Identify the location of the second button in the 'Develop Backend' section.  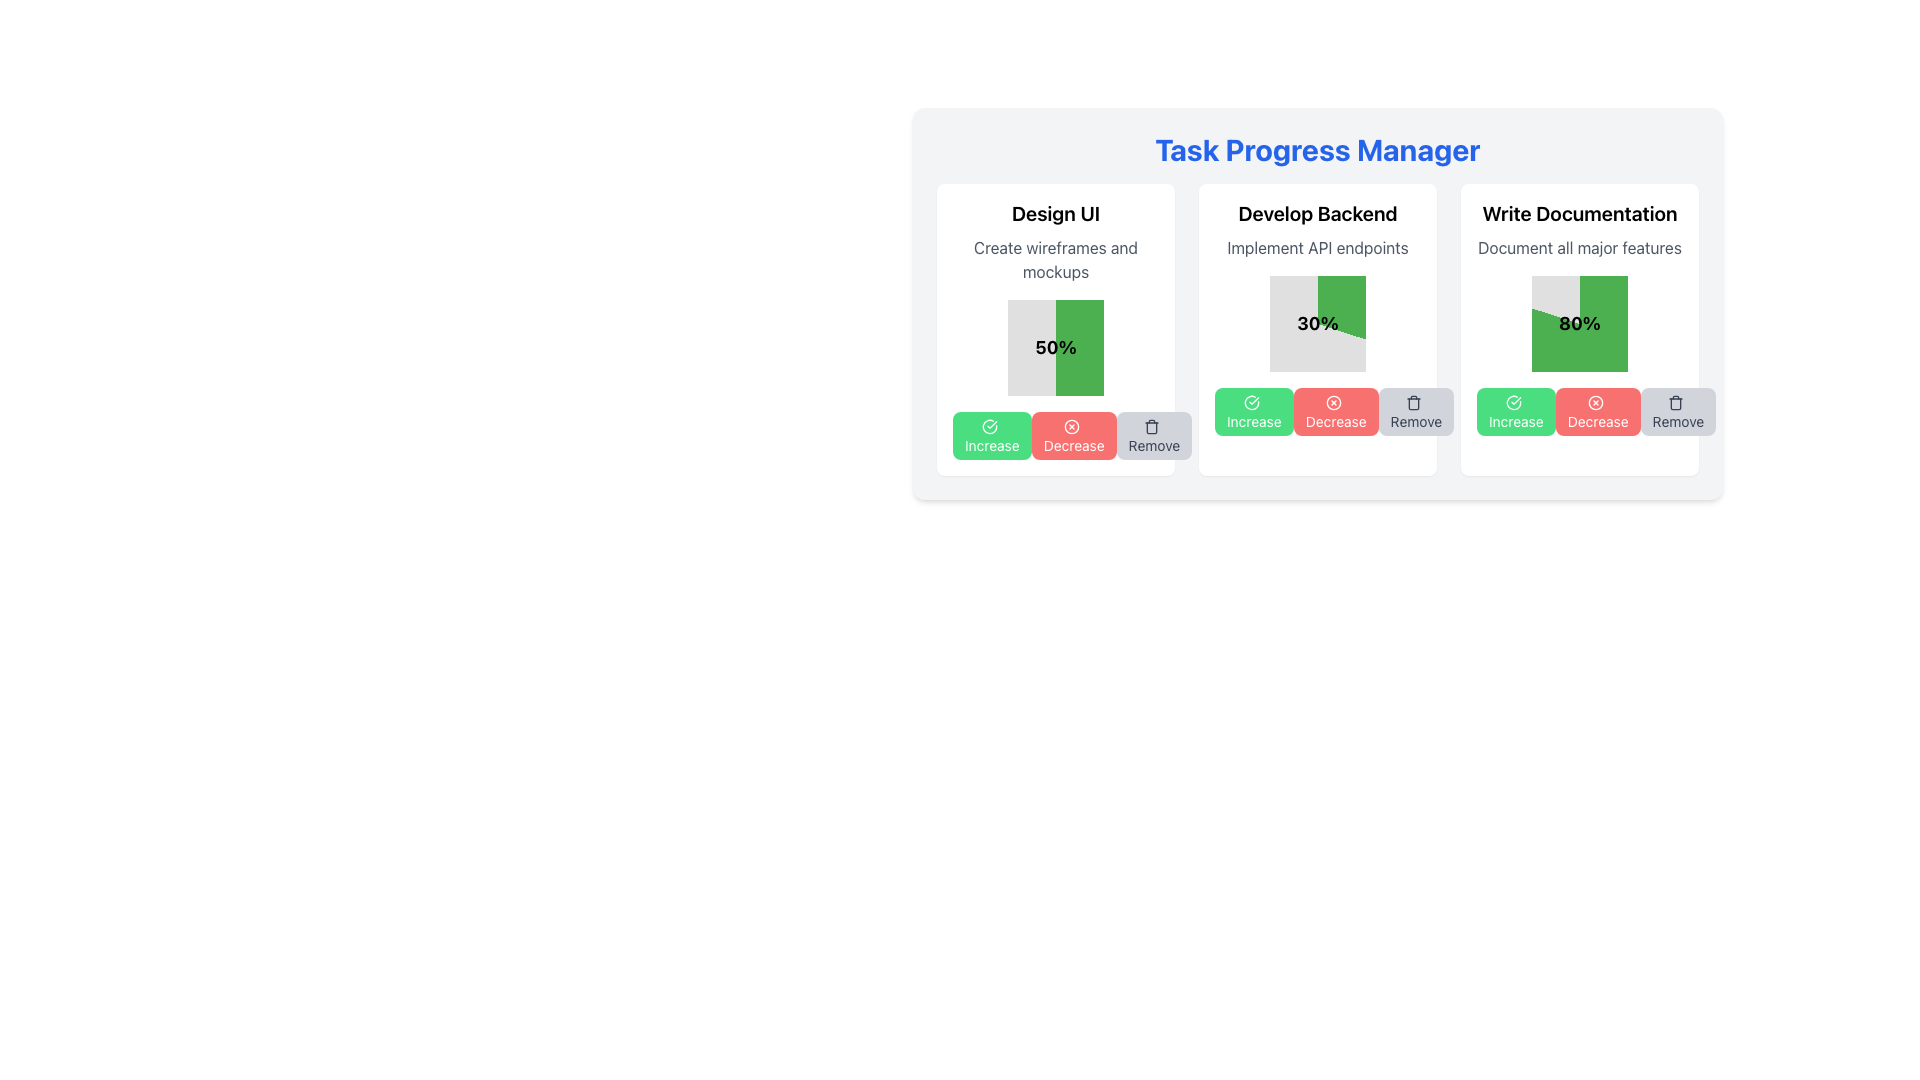
(1336, 411).